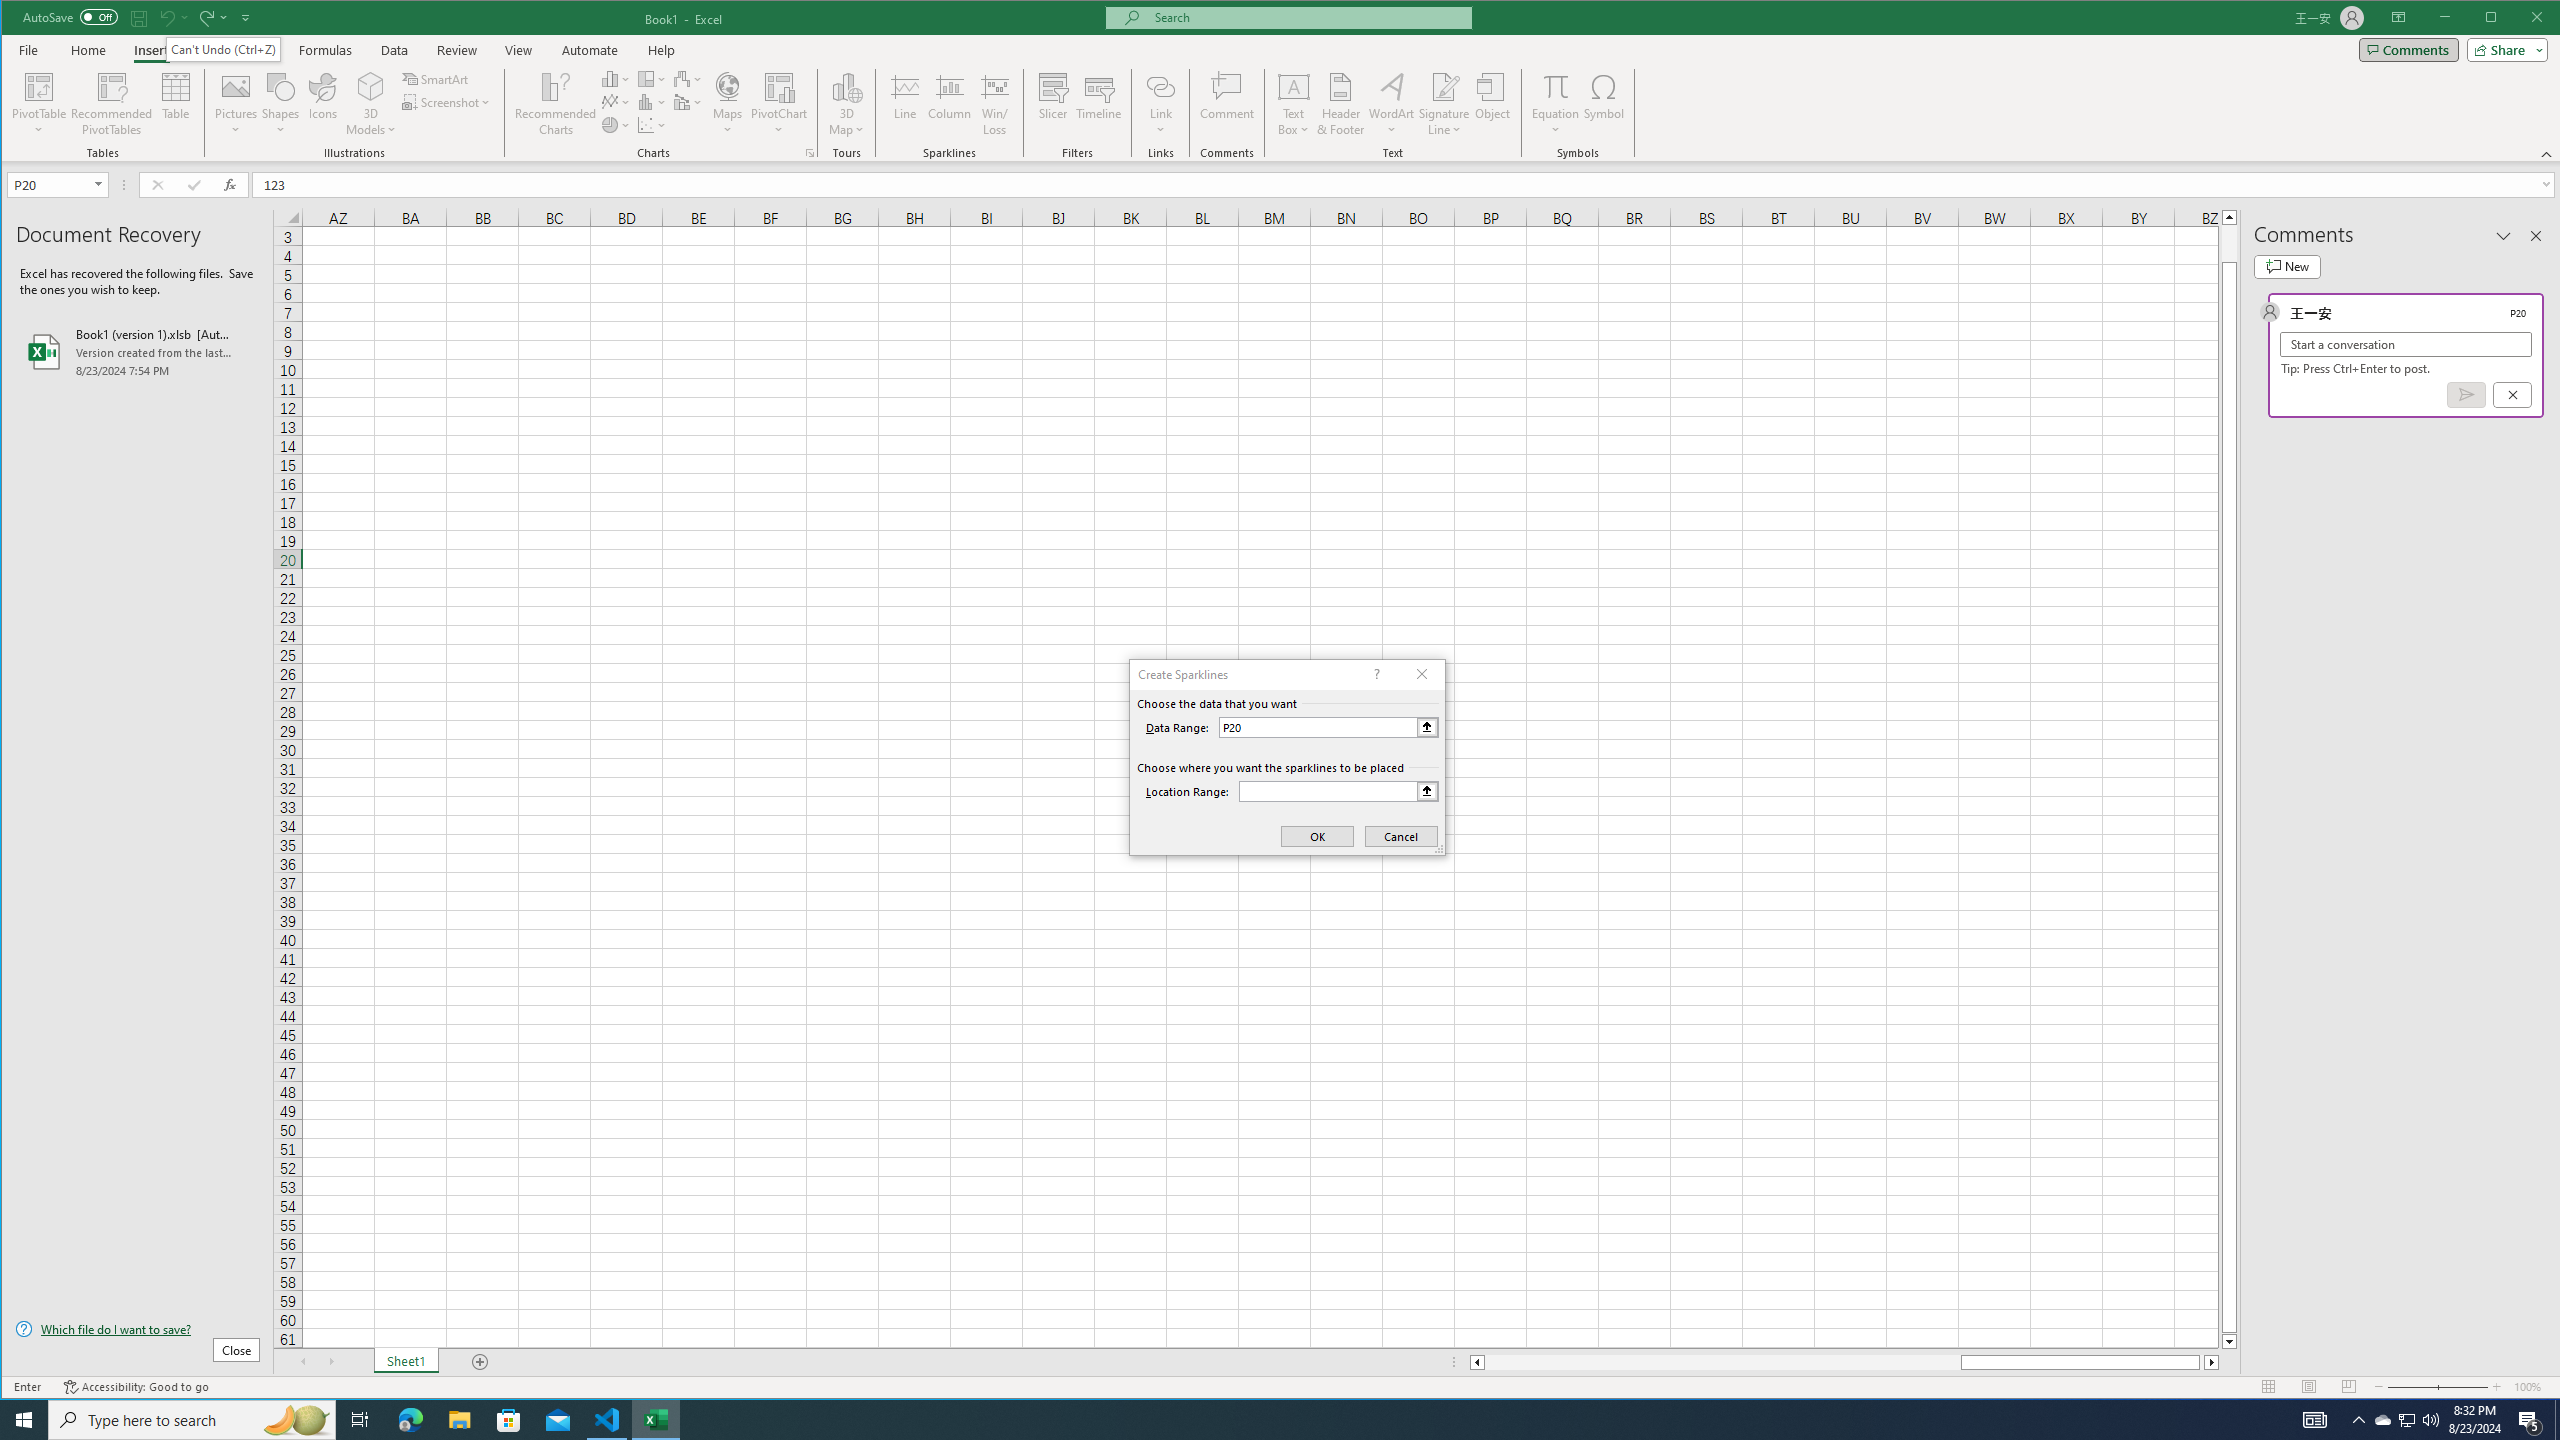 This screenshot has height=1440, width=2560. I want to click on 'Table', so click(175, 103).